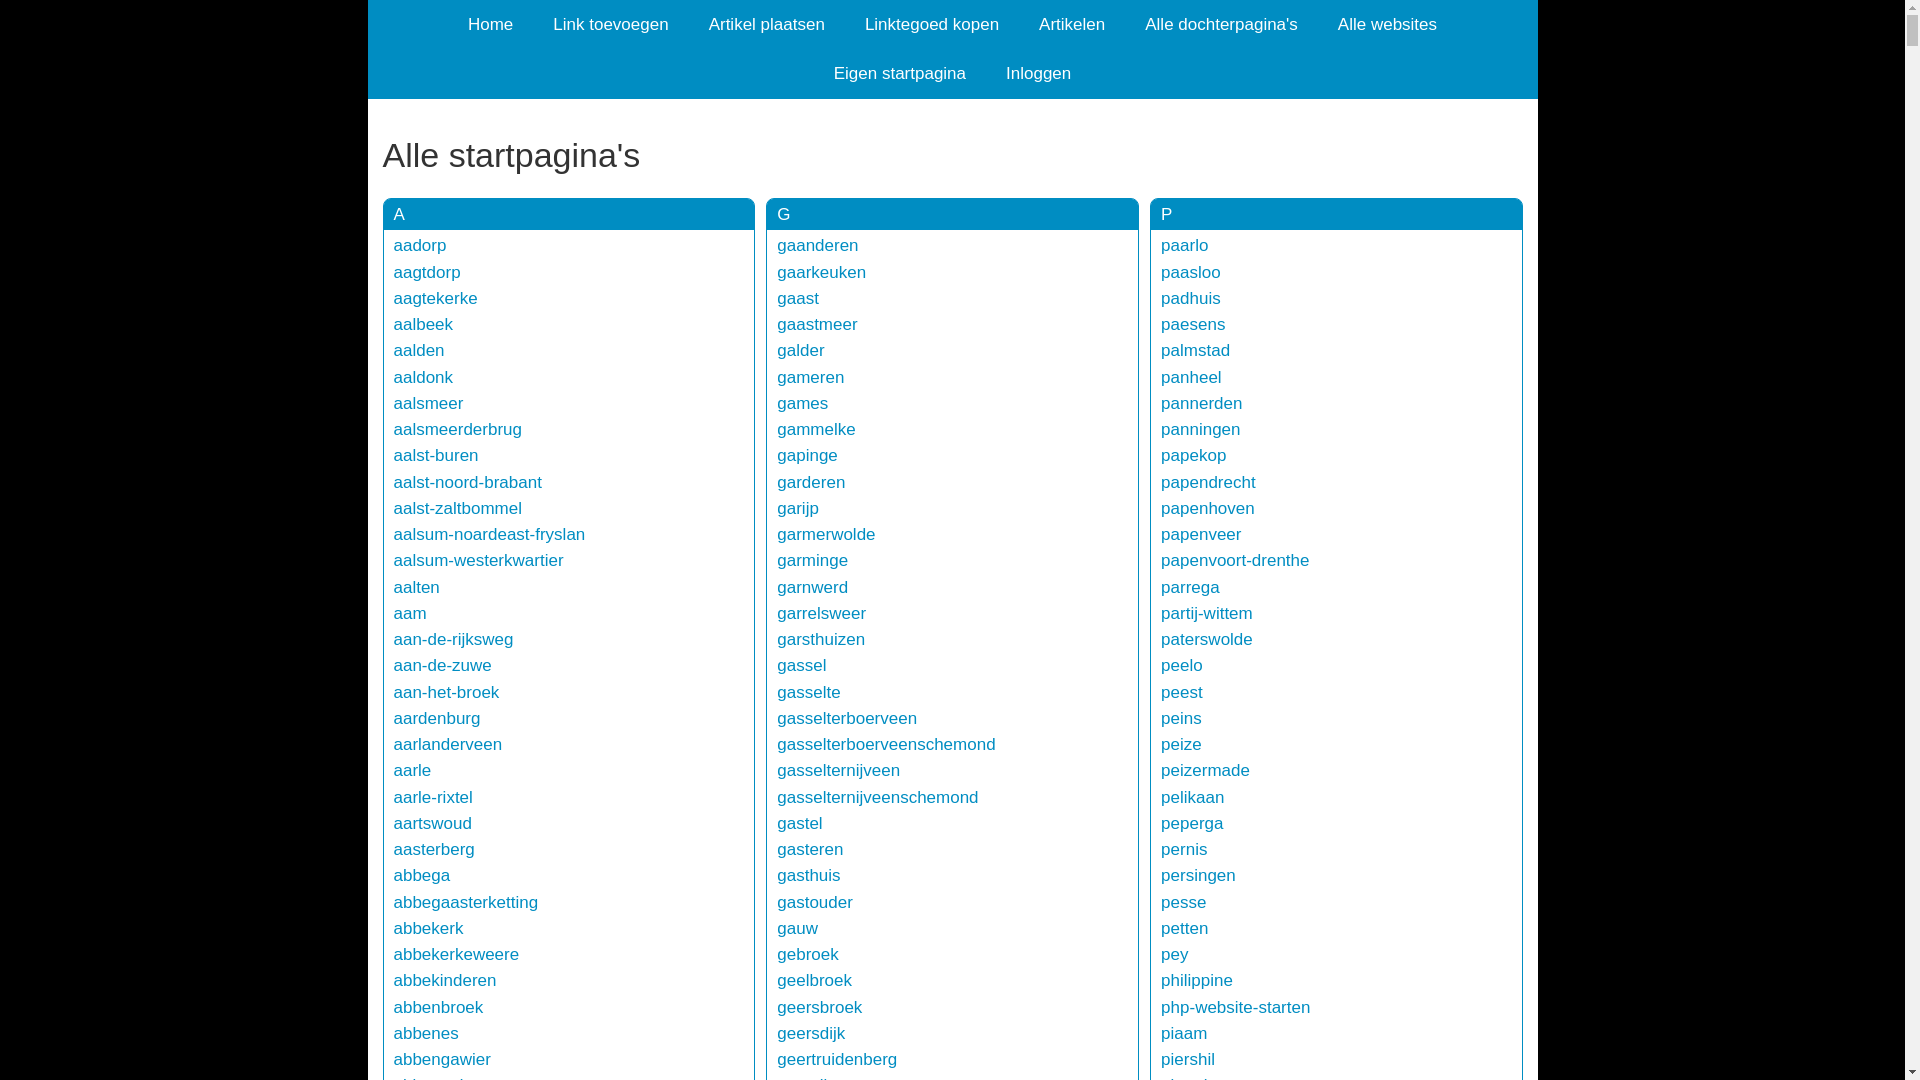 Image resolution: width=1920 pixels, height=1080 pixels. Describe the element at coordinates (801, 665) in the screenshot. I see `'gassel'` at that location.